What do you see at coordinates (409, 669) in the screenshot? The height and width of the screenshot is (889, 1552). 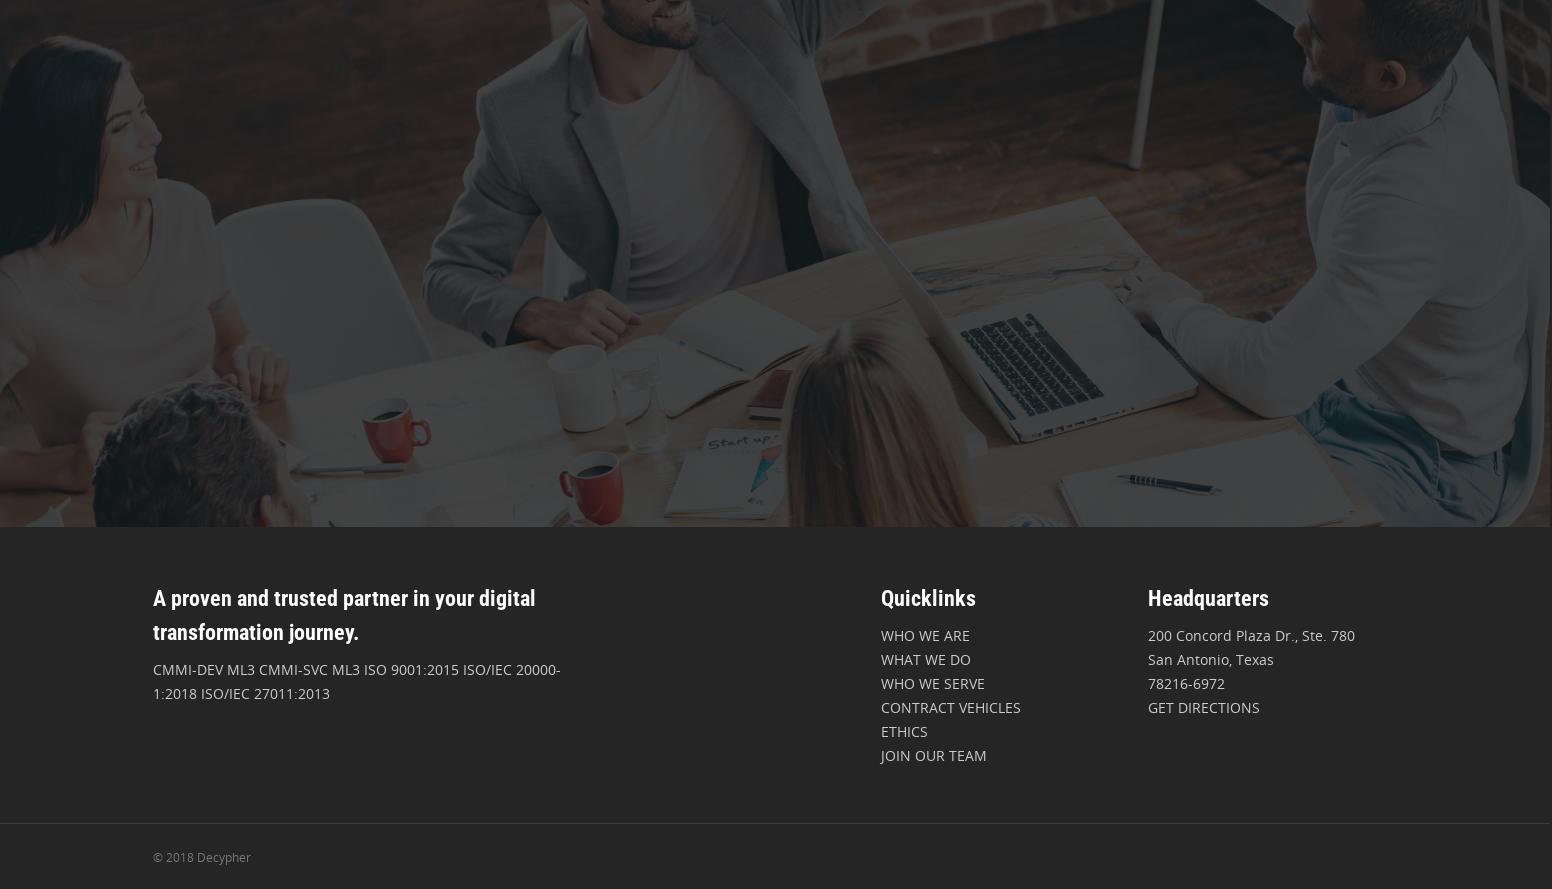 I see `'ISO 9001:2015'` at bounding box center [409, 669].